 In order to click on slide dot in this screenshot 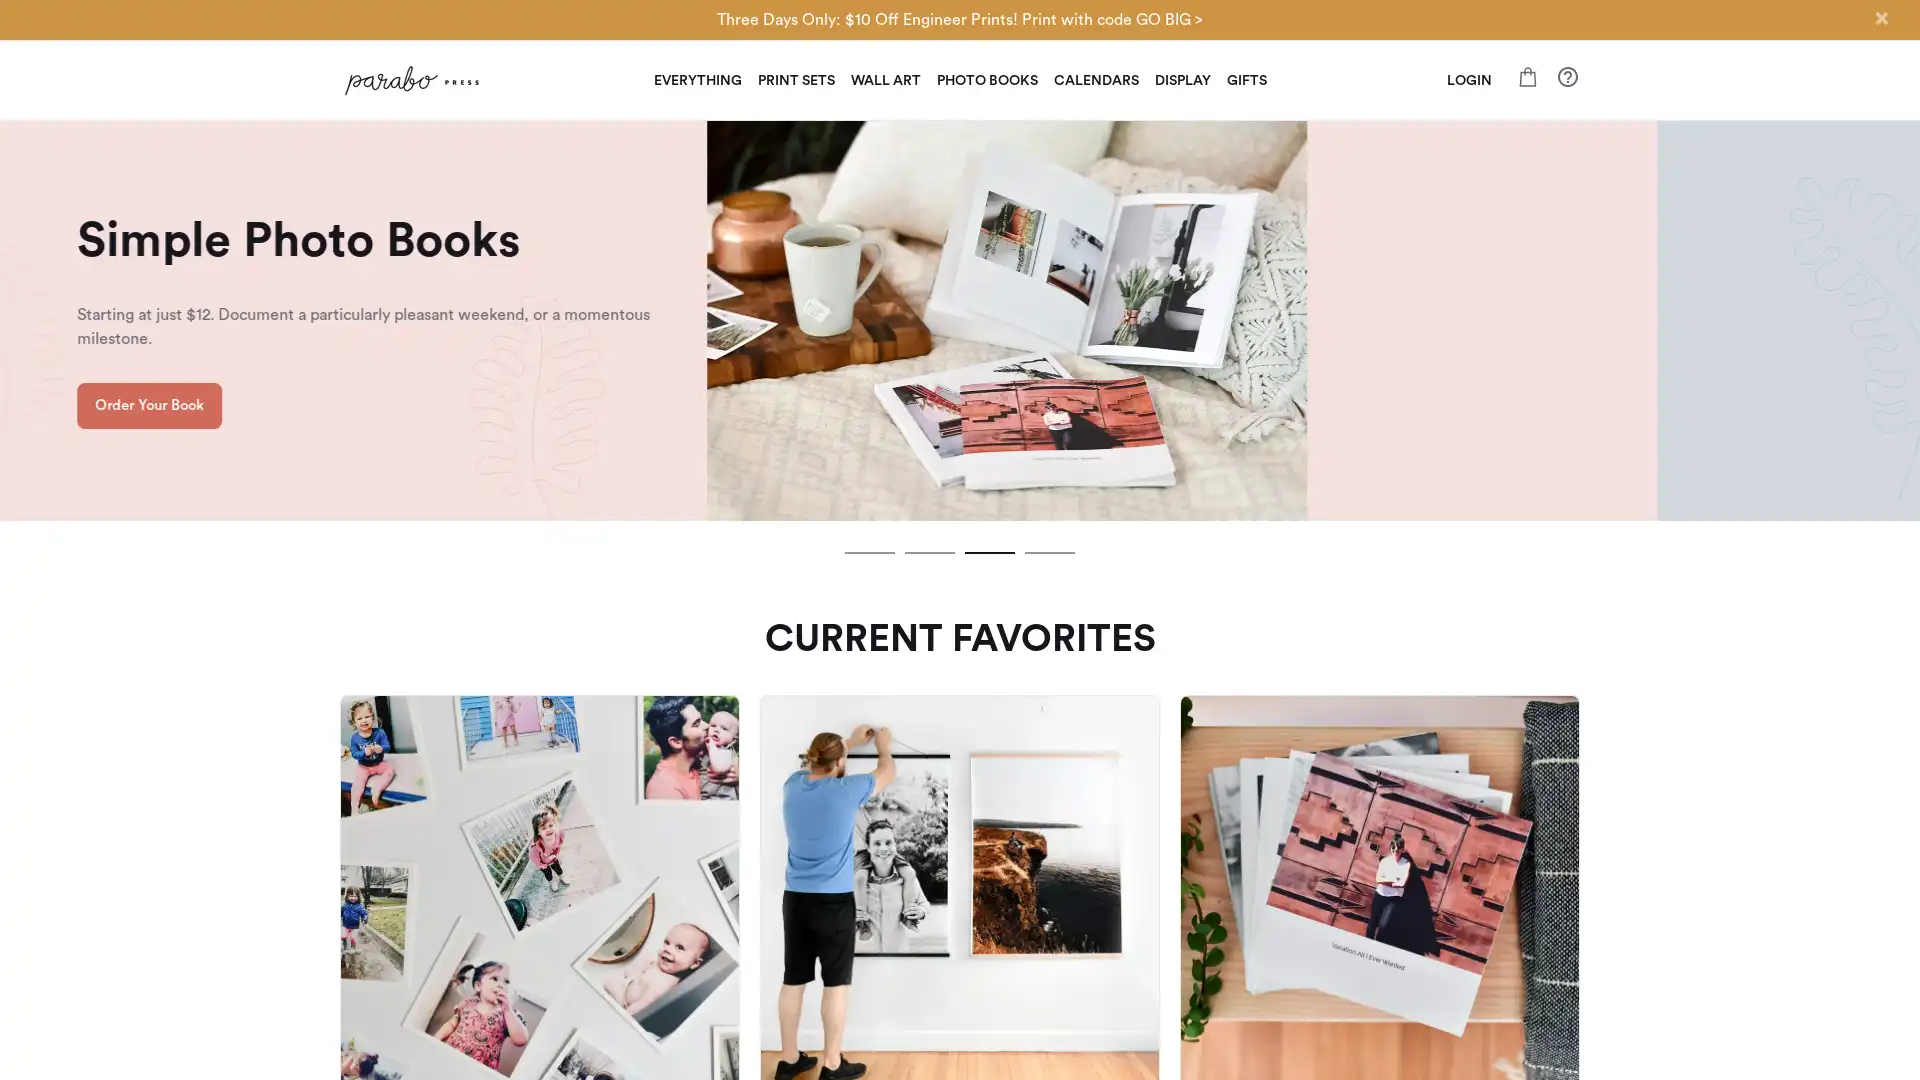, I will do `click(1049, 552)`.